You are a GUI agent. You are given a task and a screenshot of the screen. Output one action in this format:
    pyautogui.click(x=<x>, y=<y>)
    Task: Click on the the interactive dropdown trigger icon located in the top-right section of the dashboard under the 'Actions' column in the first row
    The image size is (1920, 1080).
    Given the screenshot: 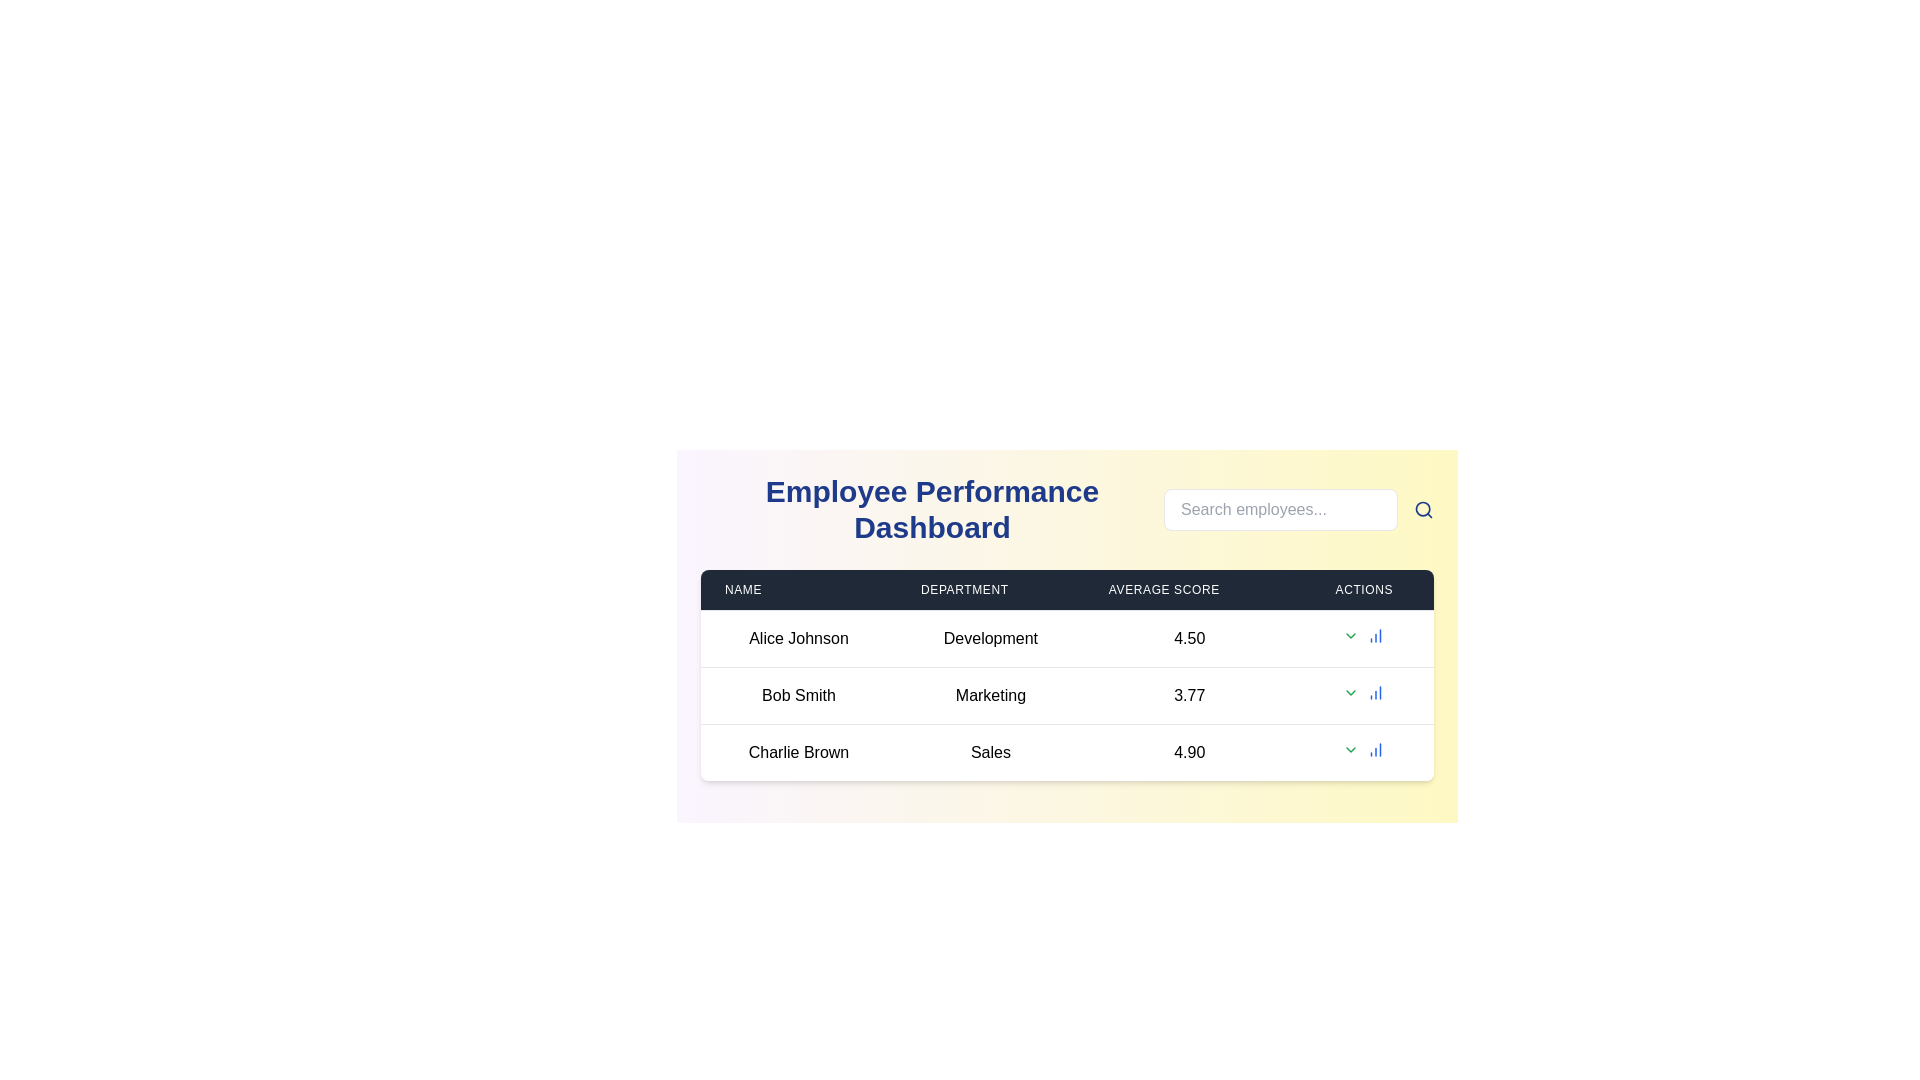 What is the action you would take?
    pyautogui.click(x=1351, y=636)
    